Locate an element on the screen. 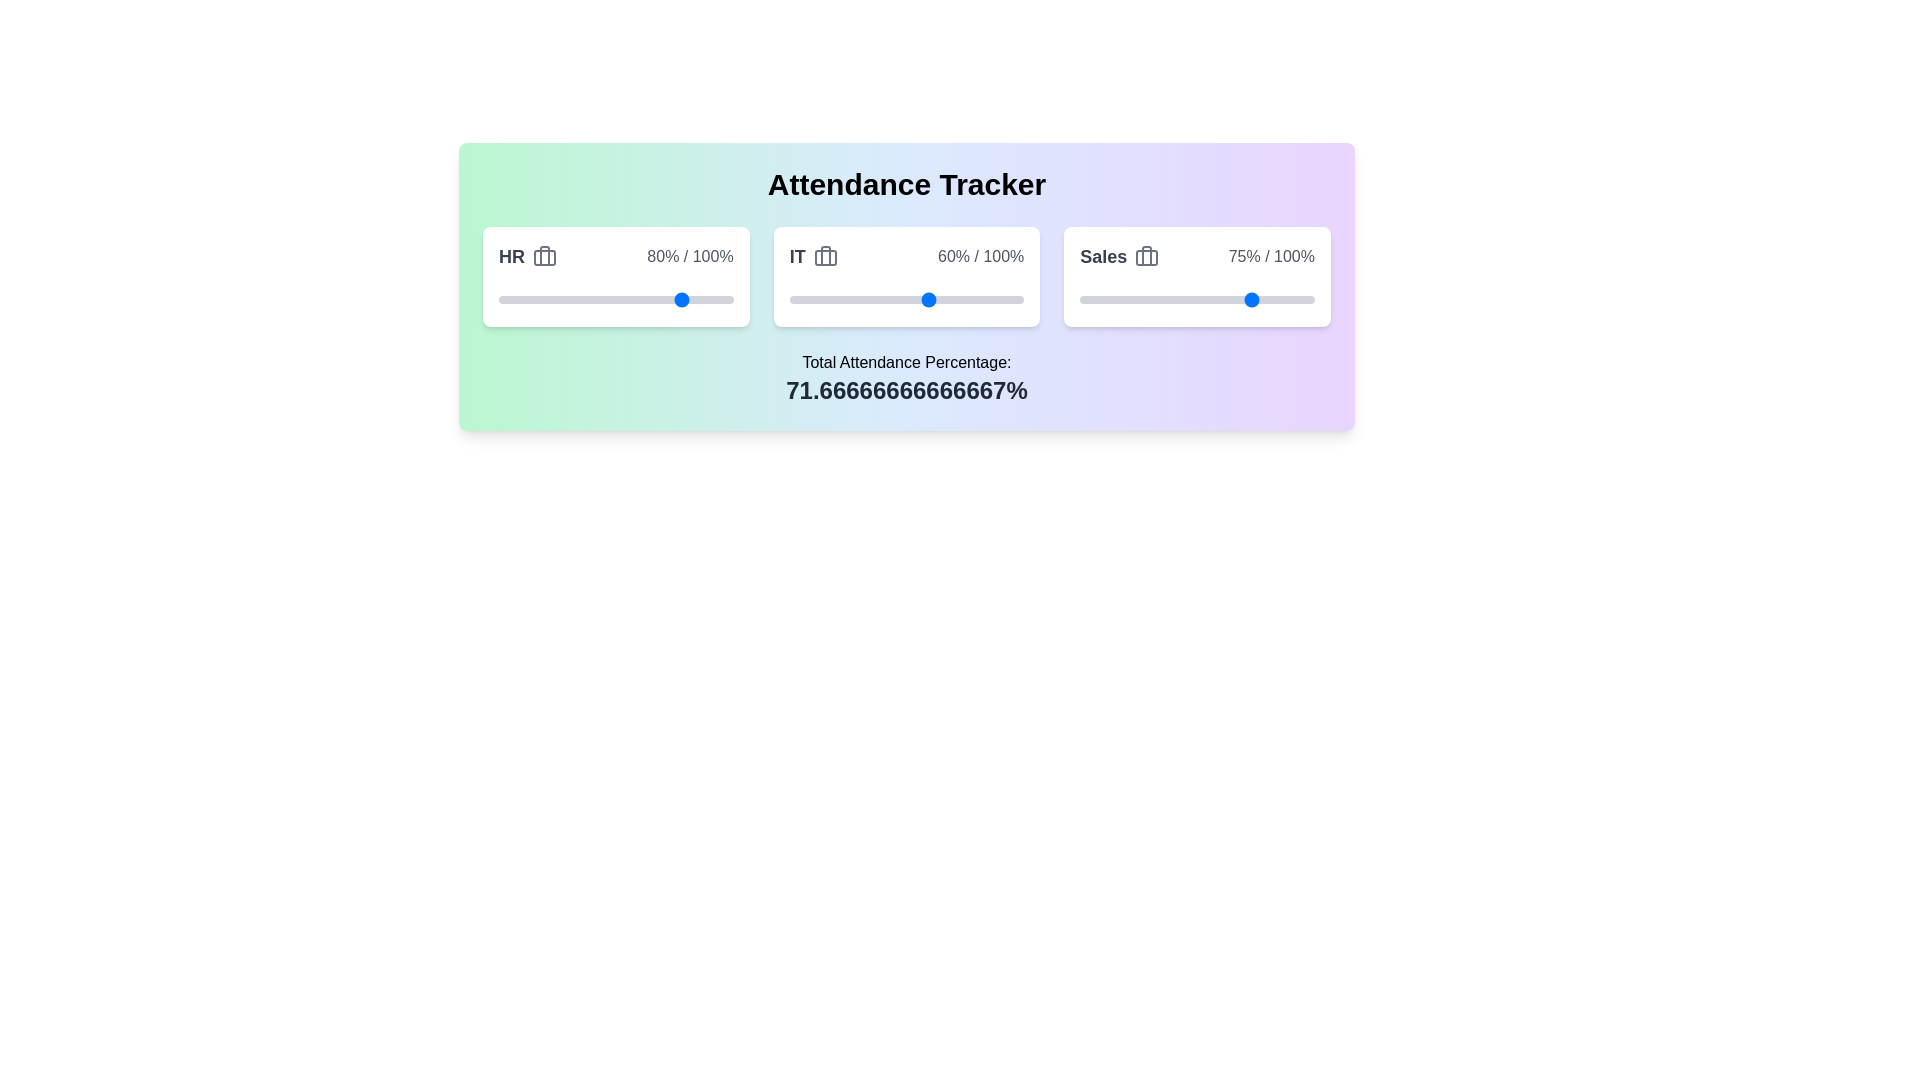 The height and width of the screenshot is (1080, 1920). the HR icon located to the right of the 'HR' text in the first panel of the dashboard interface is located at coordinates (545, 256).